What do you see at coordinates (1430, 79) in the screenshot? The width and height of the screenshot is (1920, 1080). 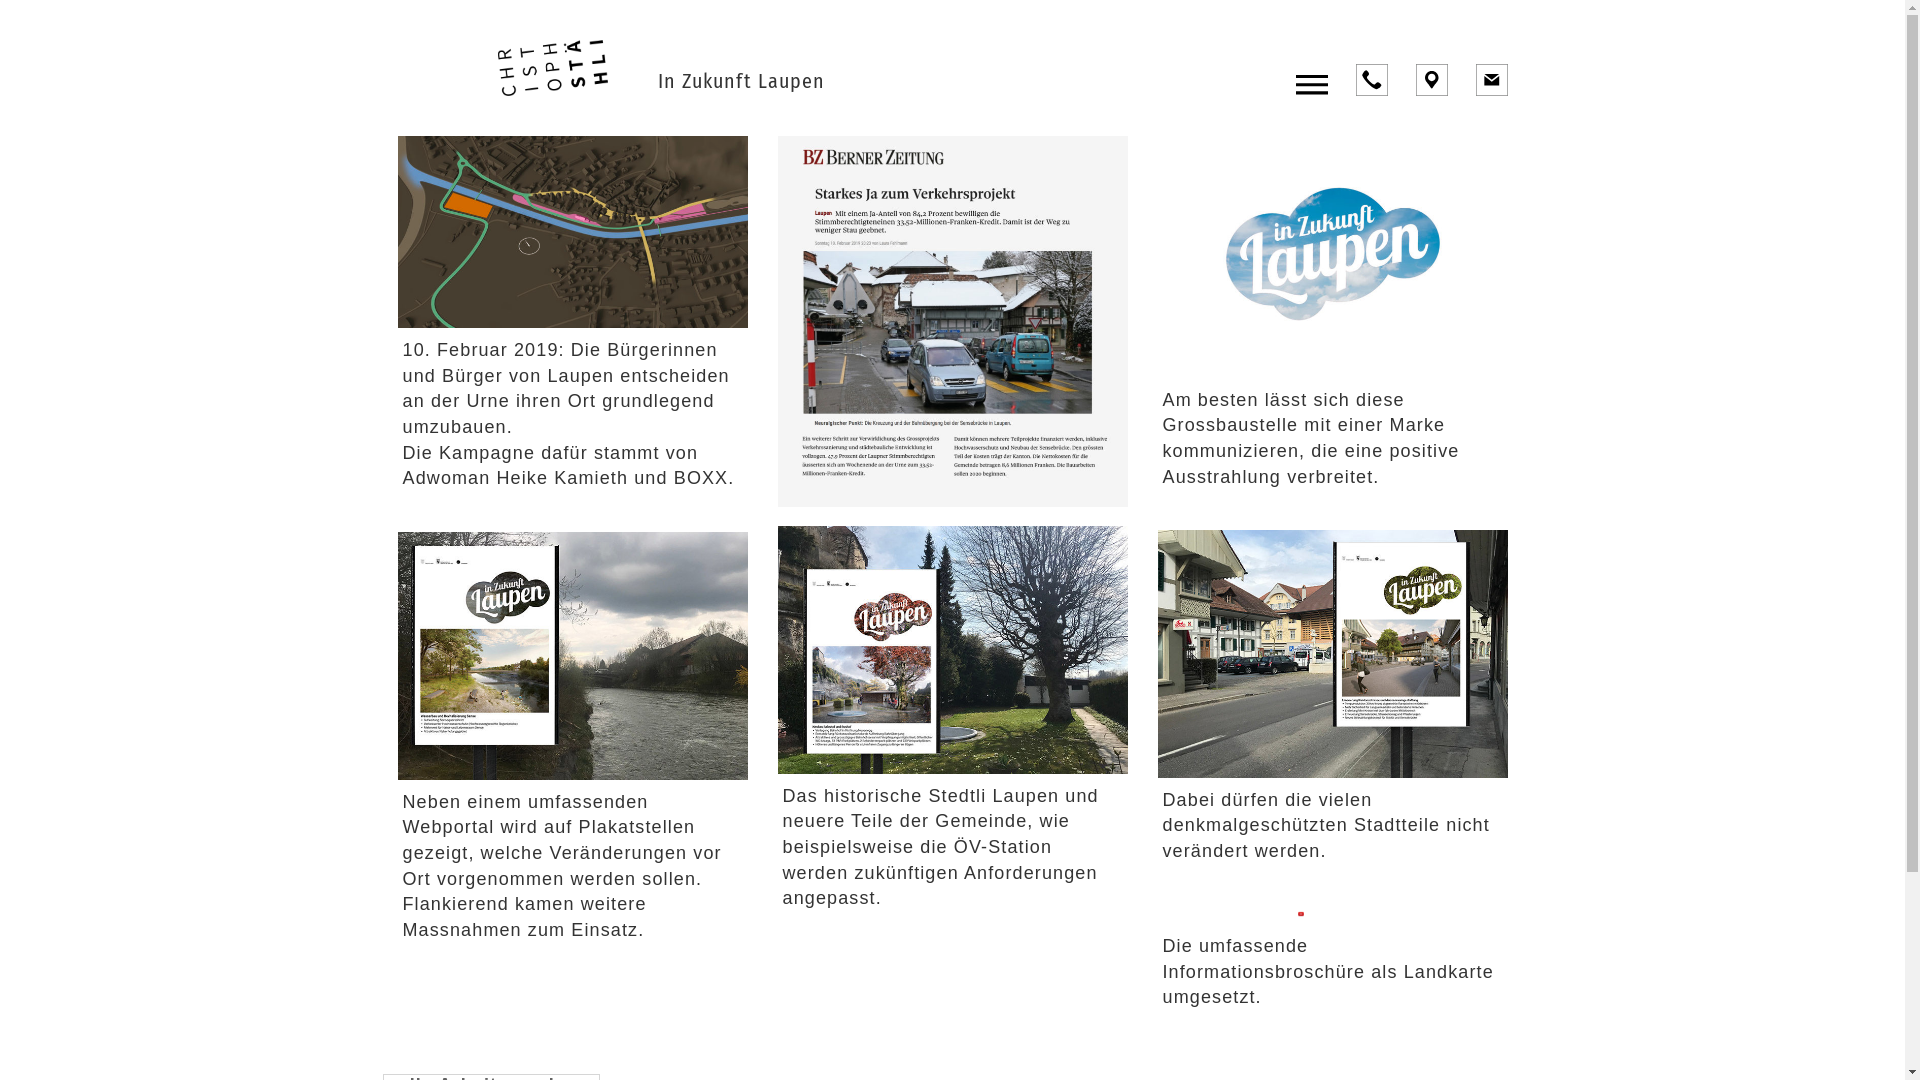 I see `'Location'` at bounding box center [1430, 79].